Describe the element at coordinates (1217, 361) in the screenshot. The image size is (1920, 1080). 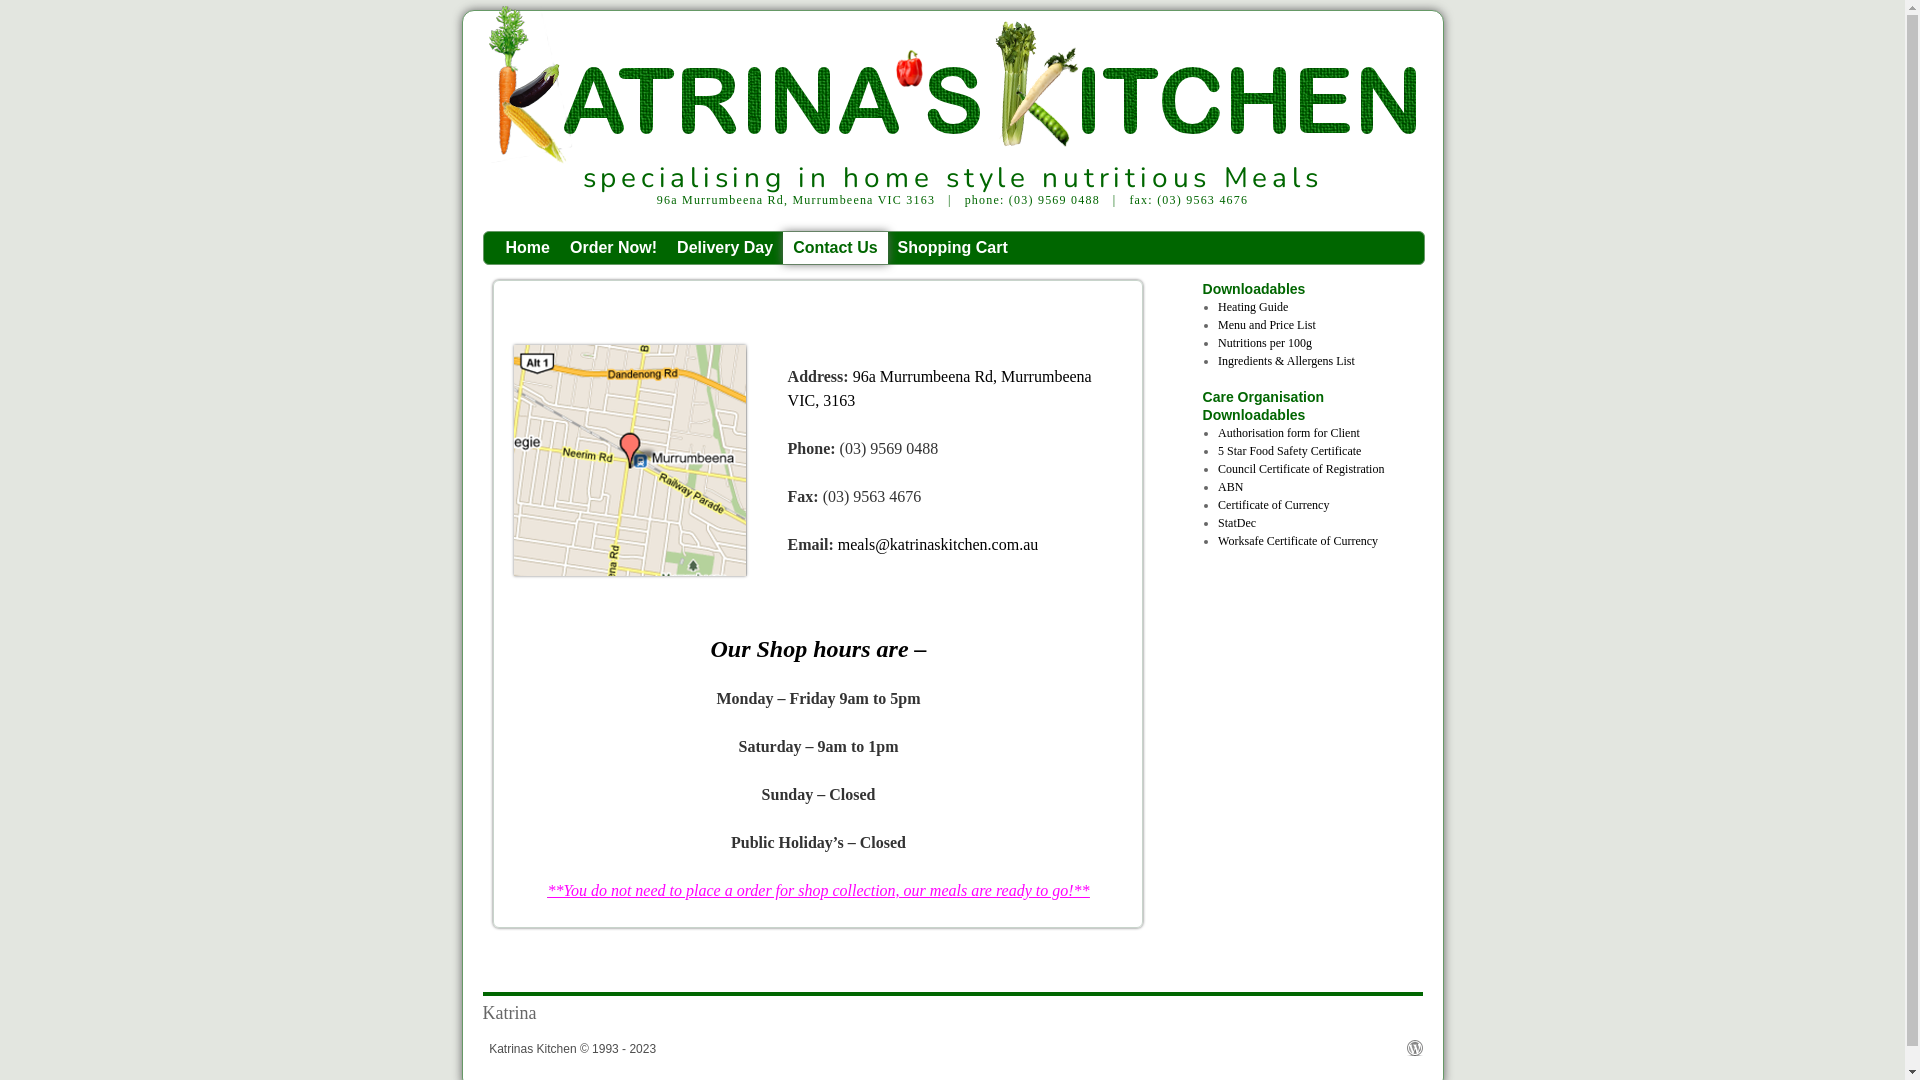
I see `'Ingredients & Allergens List'` at that location.